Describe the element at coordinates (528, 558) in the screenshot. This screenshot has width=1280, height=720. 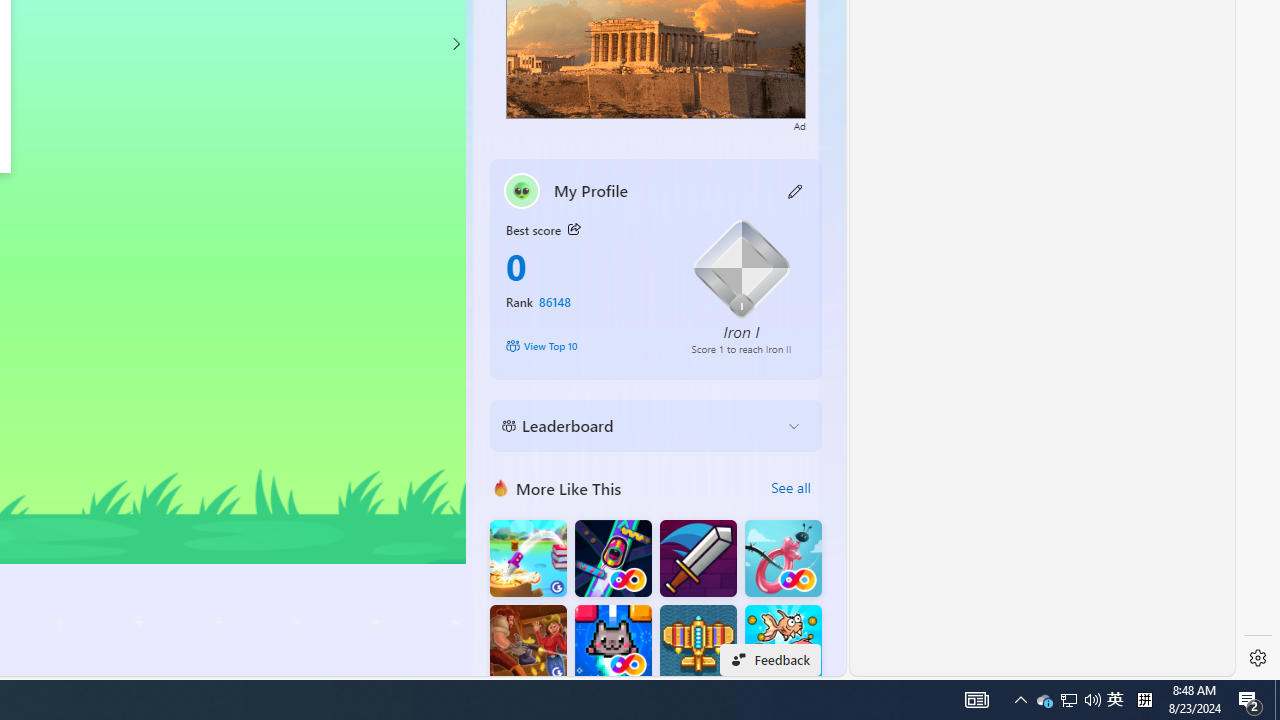
I see `'Knife Flip'` at that location.